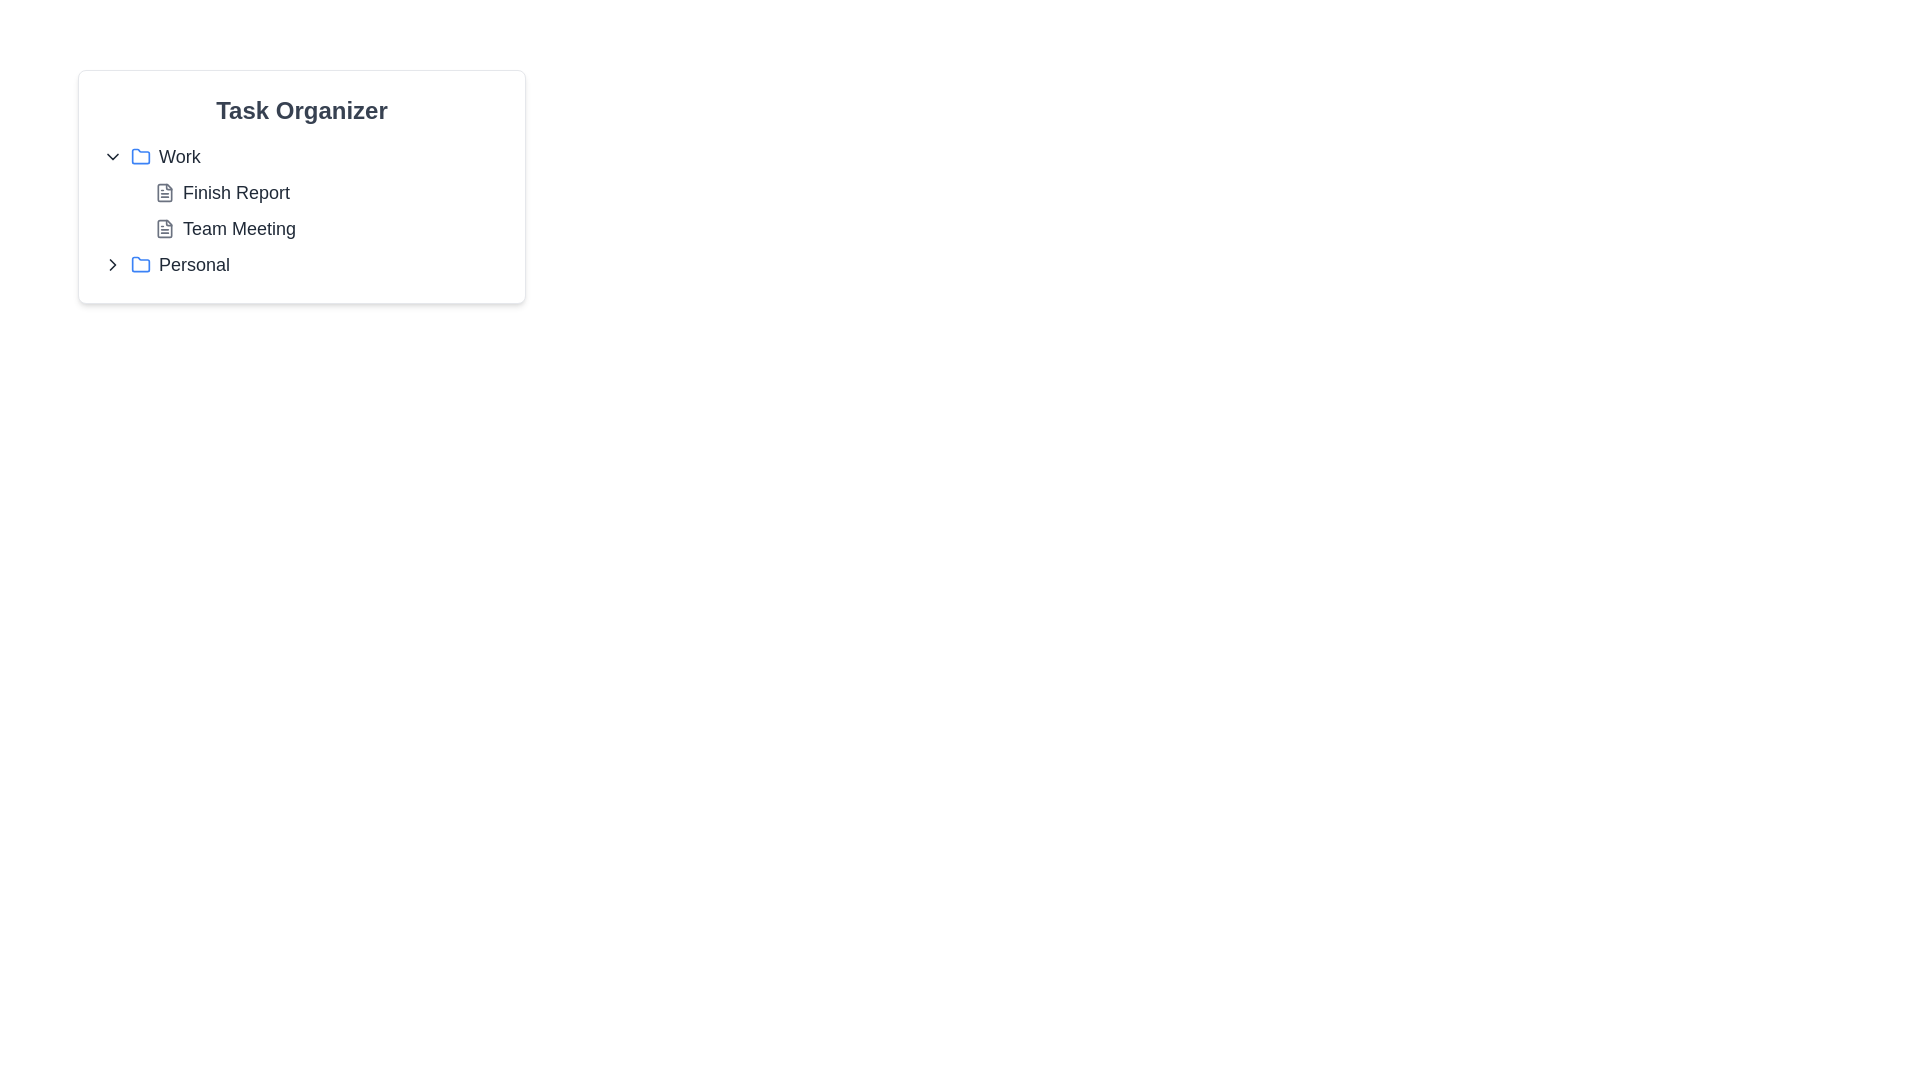 The height and width of the screenshot is (1080, 1920). Describe the element at coordinates (239, 227) in the screenshot. I see `the text label for the second task under the 'Work' section in the 'Task Organizer' UI, located beneath 'Finish Report'` at that location.